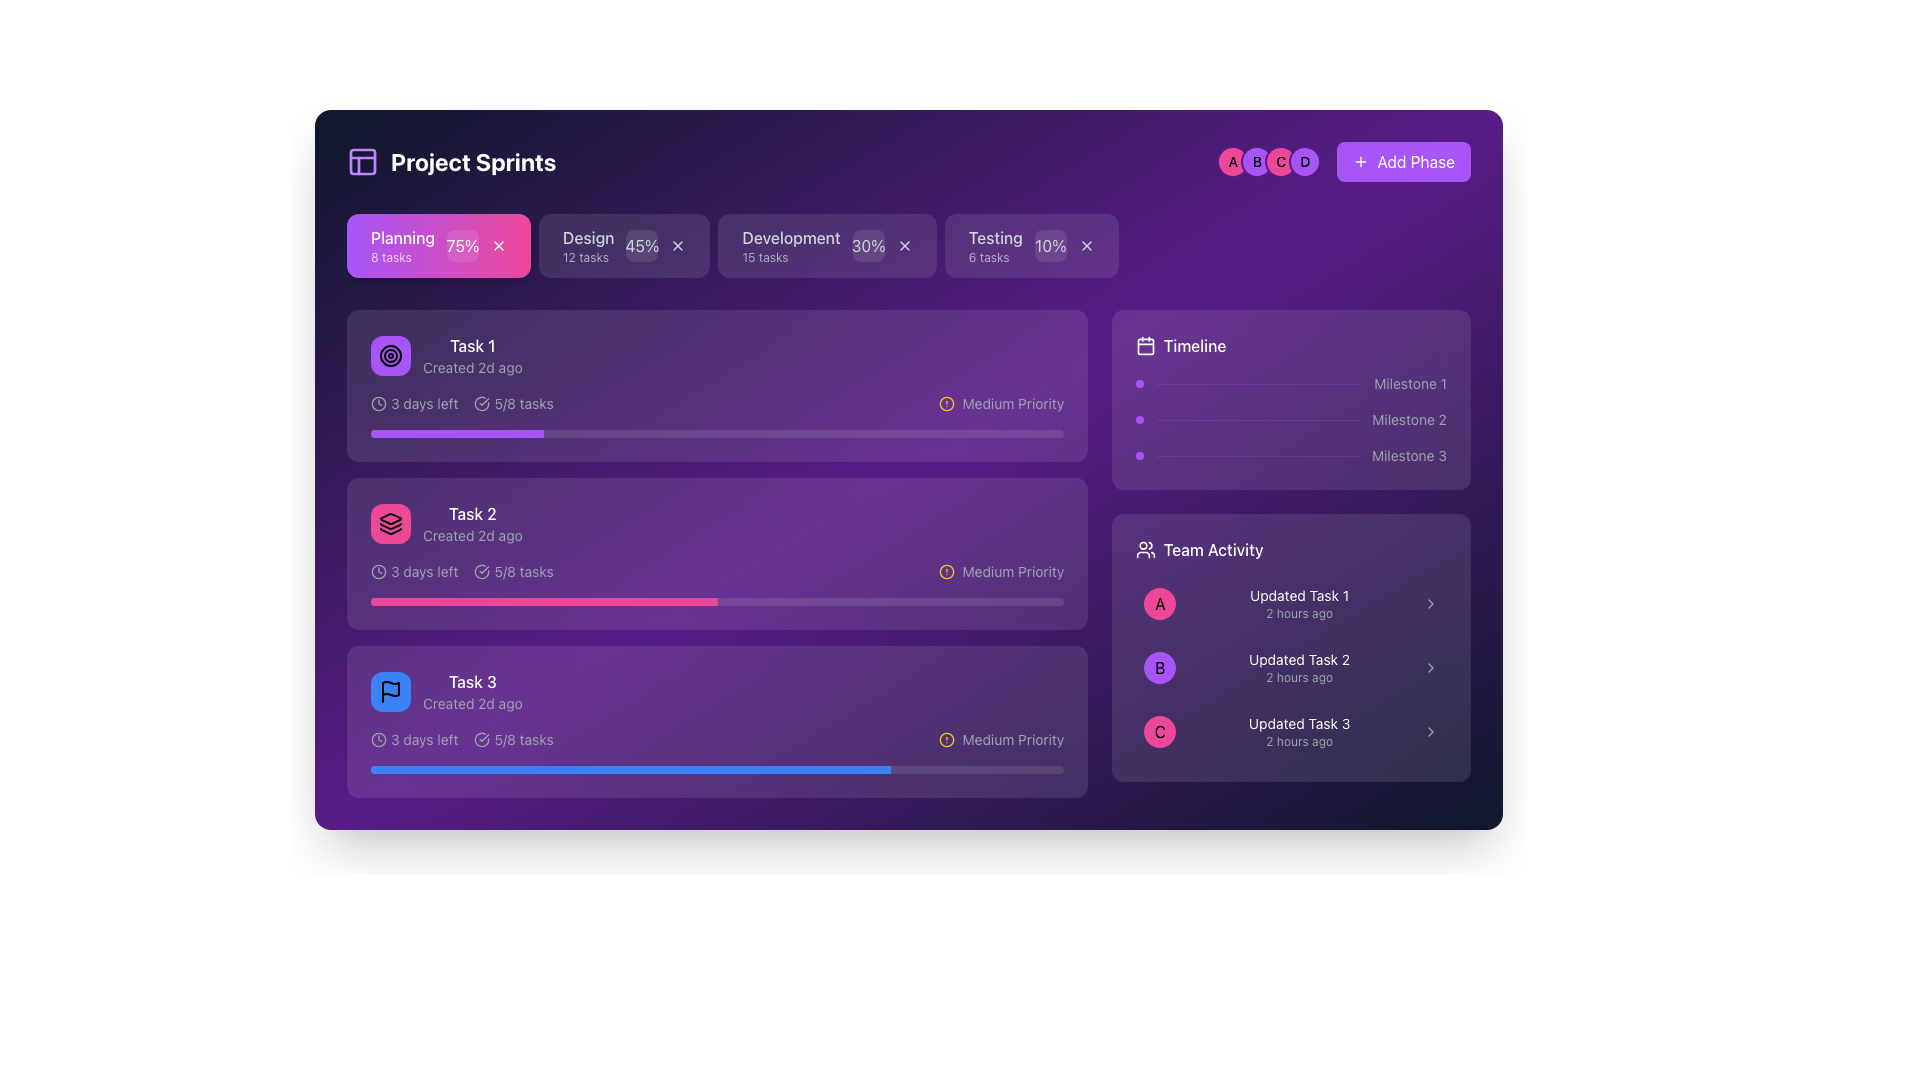 The height and width of the screenshot is (1080, 1920). Describe the element at coordinates (1146, 345) in the screenshot. I see `the main body of the calendar icon, which is represented by a centrally positioned SVG rectangle near the top-right of the interface beside the 'Timeline' section heading` at that location.